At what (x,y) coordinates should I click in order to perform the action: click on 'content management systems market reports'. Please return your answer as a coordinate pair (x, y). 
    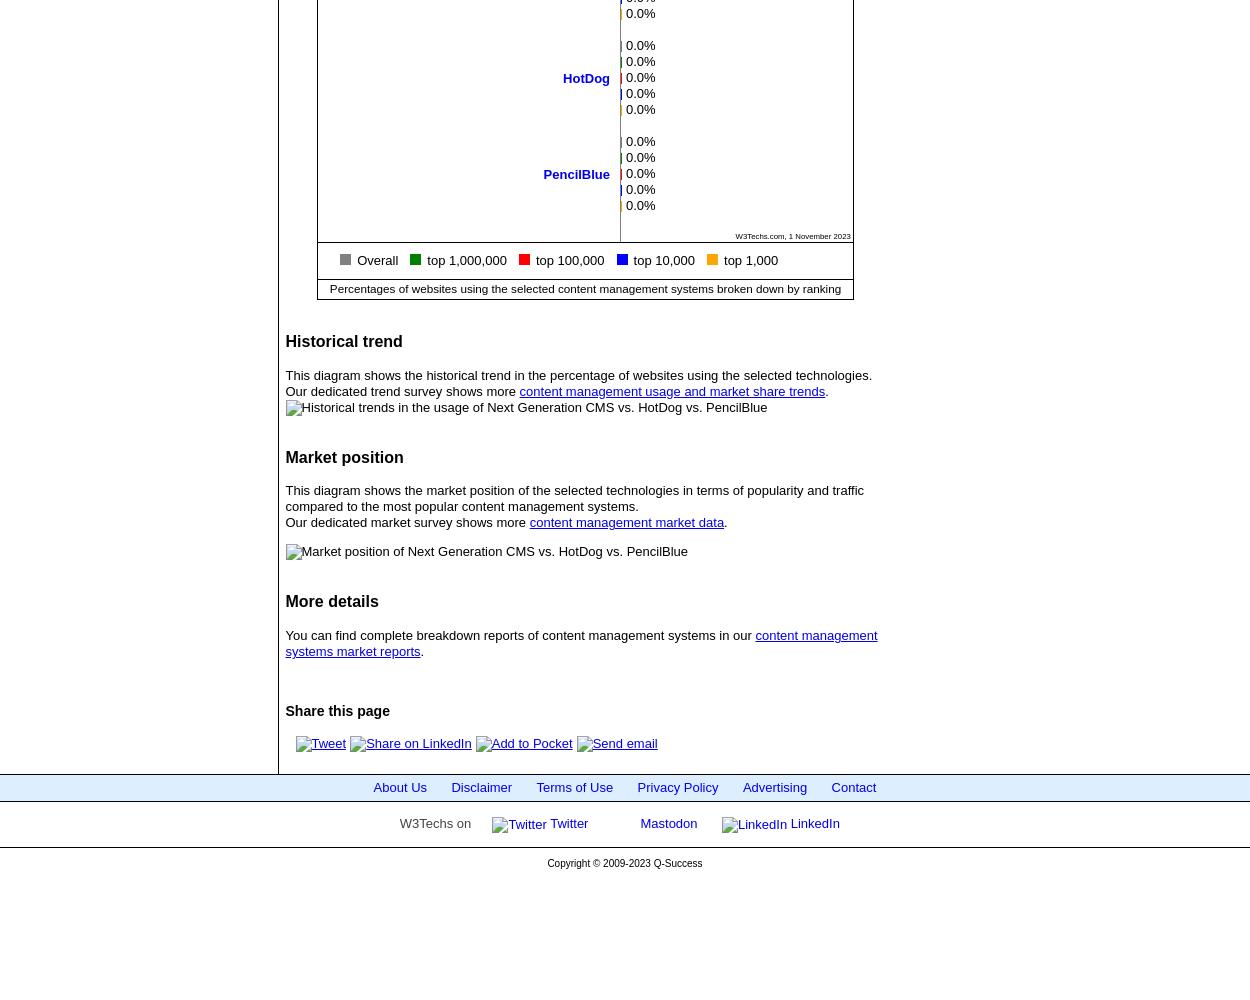
    Looking at the image, I should click on (580, 643).